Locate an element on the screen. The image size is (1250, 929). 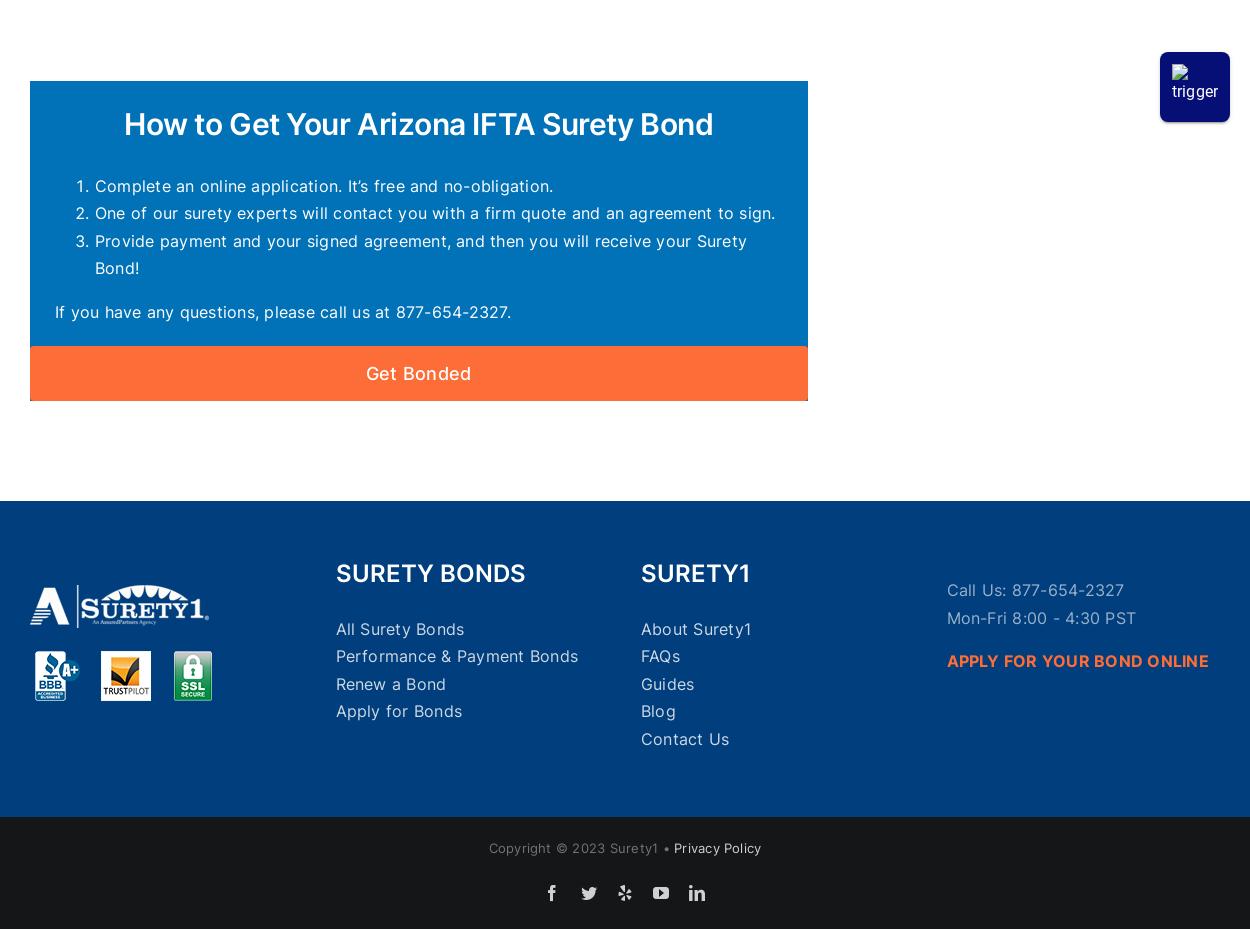
'2023 Surety1 •' is located at coordinates (622, 847).